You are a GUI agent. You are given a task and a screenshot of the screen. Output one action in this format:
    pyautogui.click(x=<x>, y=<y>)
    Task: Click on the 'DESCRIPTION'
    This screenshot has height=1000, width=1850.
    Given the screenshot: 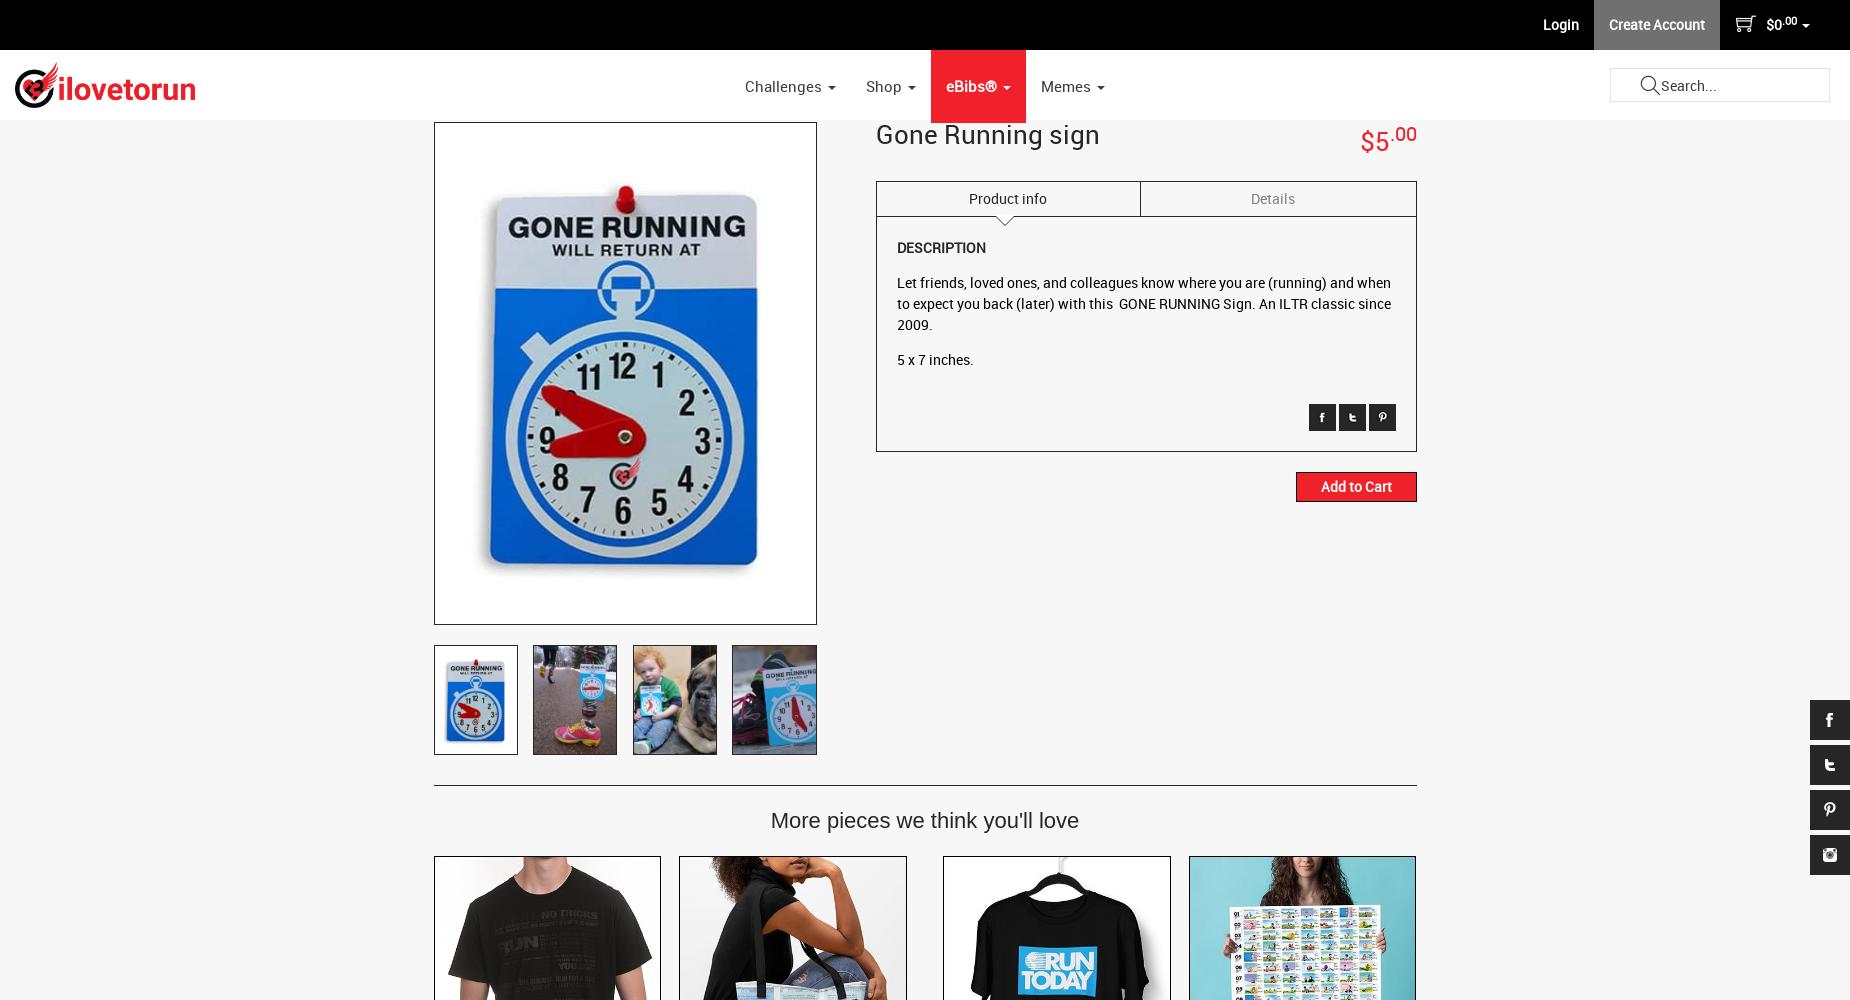 What is the action you would take?
    pyautogui.click(x=939, y=246)
    